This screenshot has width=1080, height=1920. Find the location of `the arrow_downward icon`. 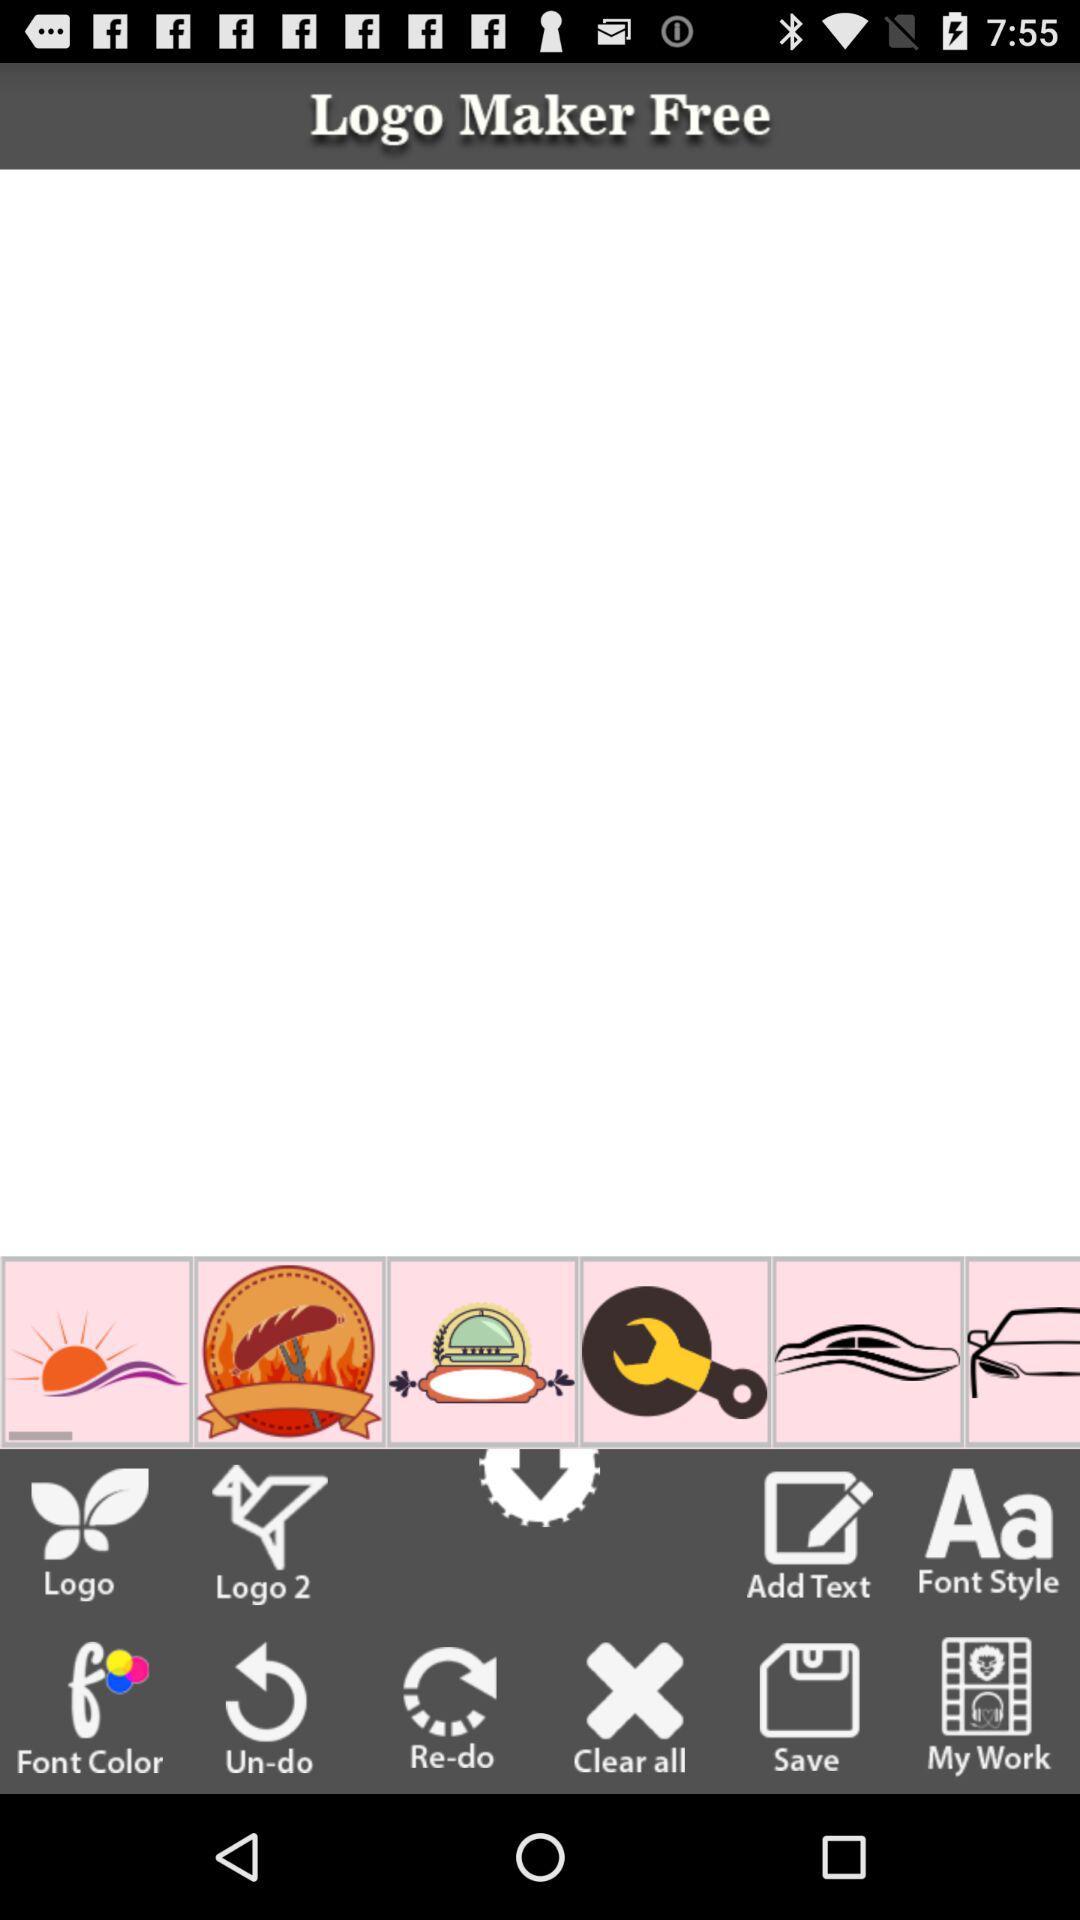

the arrow_downward icon is located at coordinates (538, 1568).